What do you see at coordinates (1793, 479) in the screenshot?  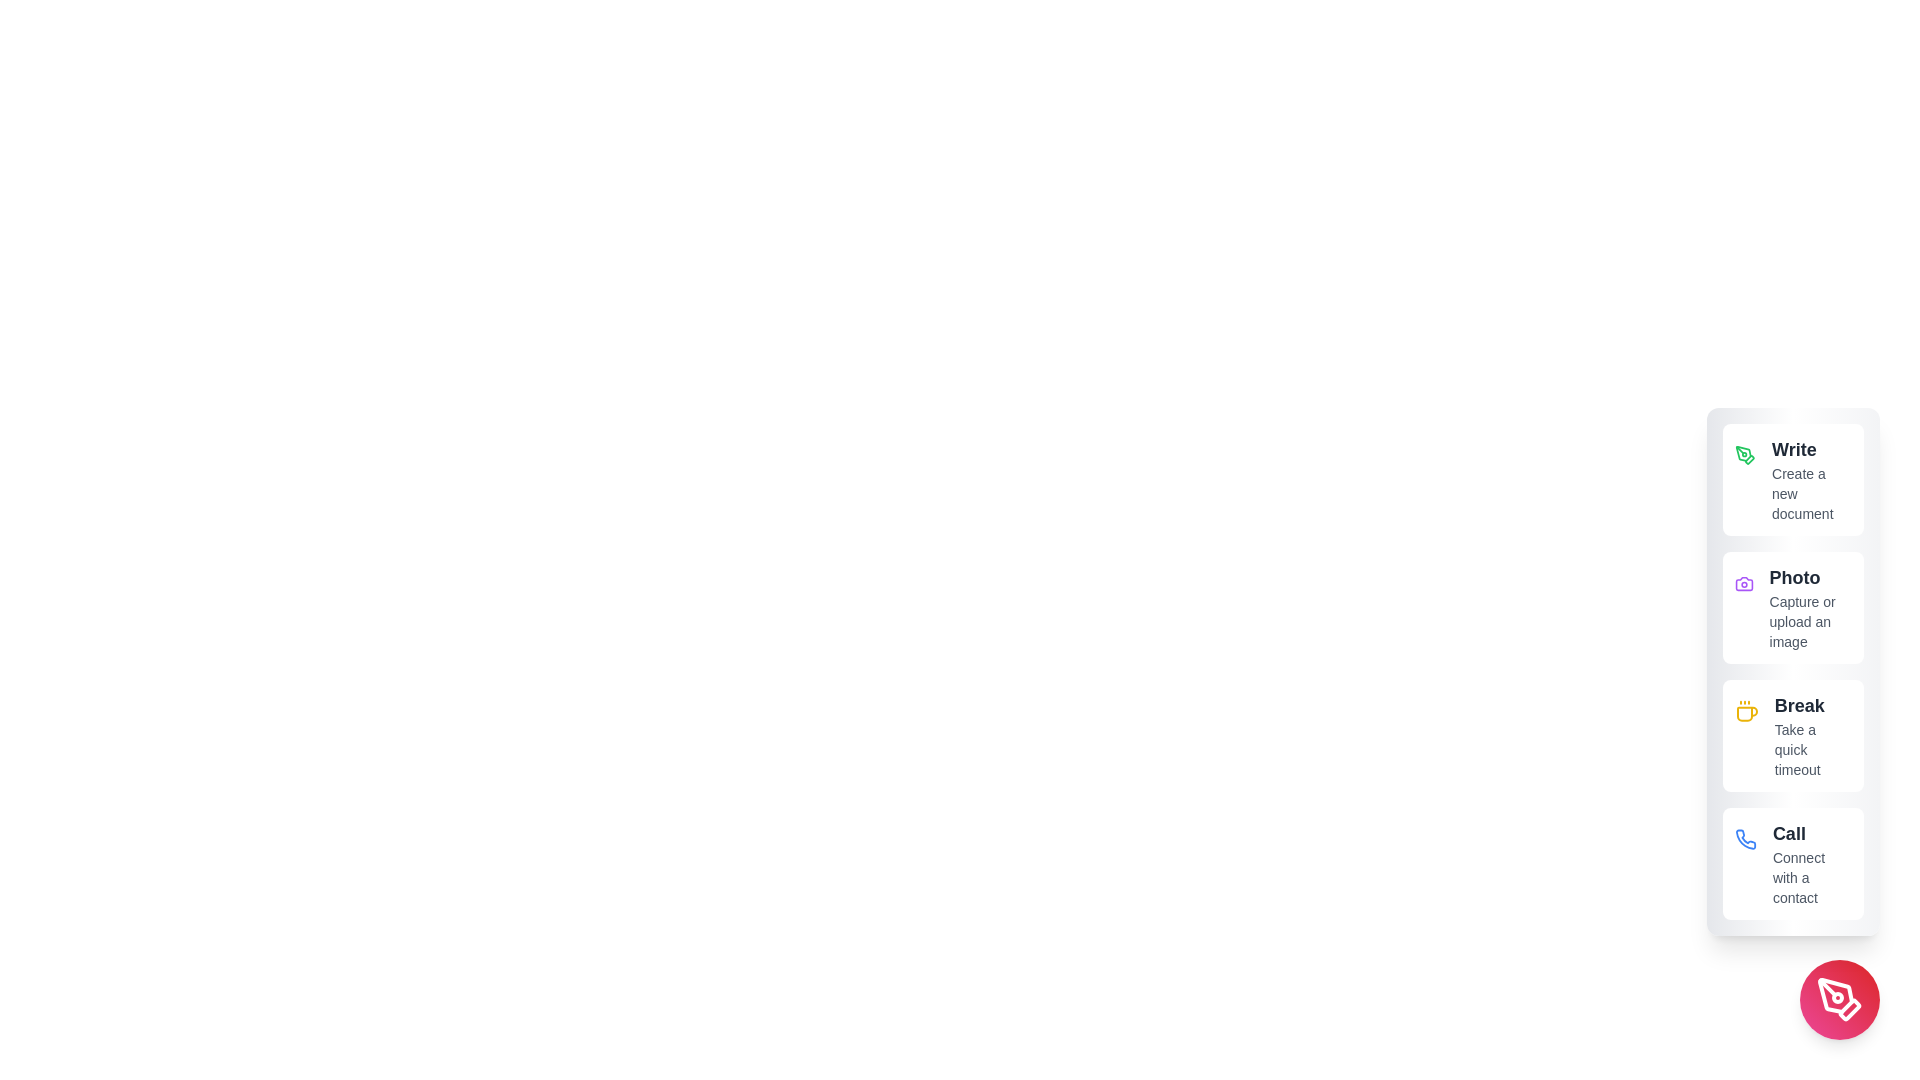 I see `the 'Write' option to create a new document` at bounding box center [1793, 479].